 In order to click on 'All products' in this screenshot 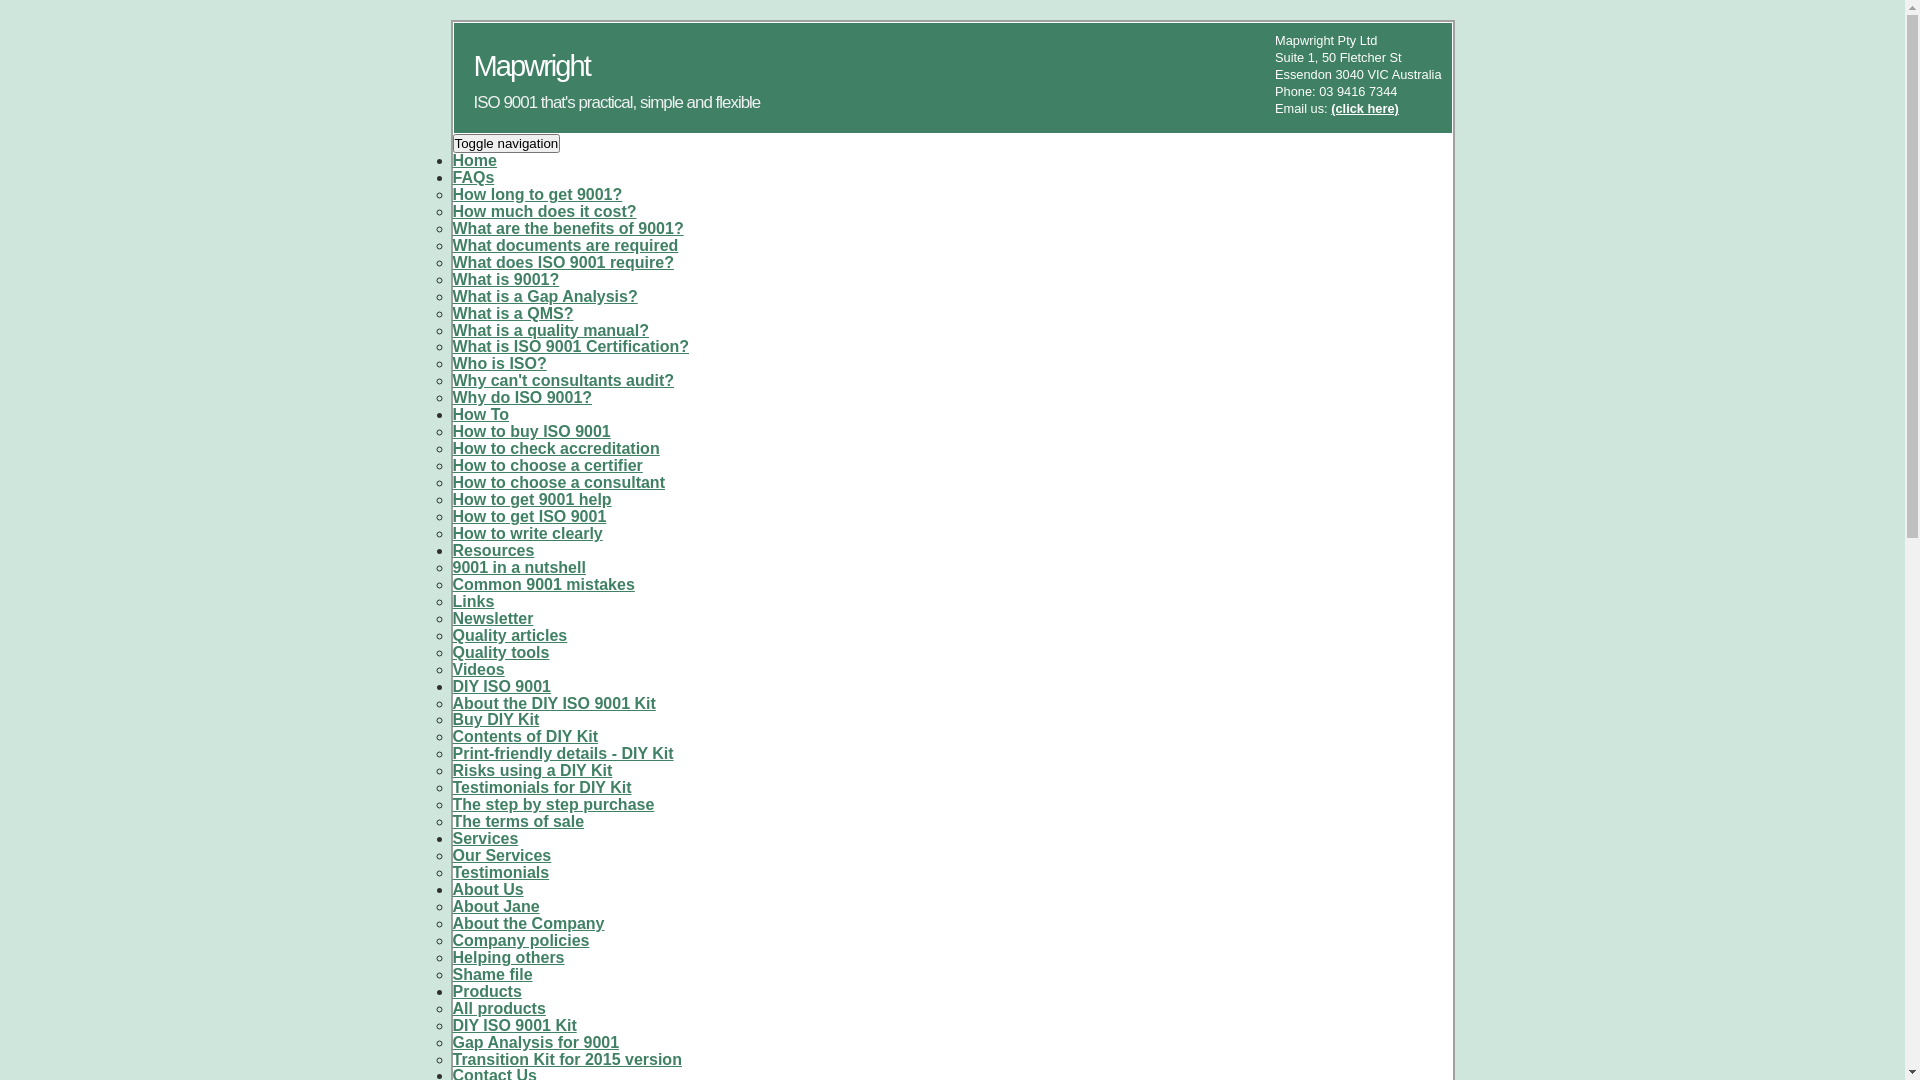, I will do `click(498, 1008)`.